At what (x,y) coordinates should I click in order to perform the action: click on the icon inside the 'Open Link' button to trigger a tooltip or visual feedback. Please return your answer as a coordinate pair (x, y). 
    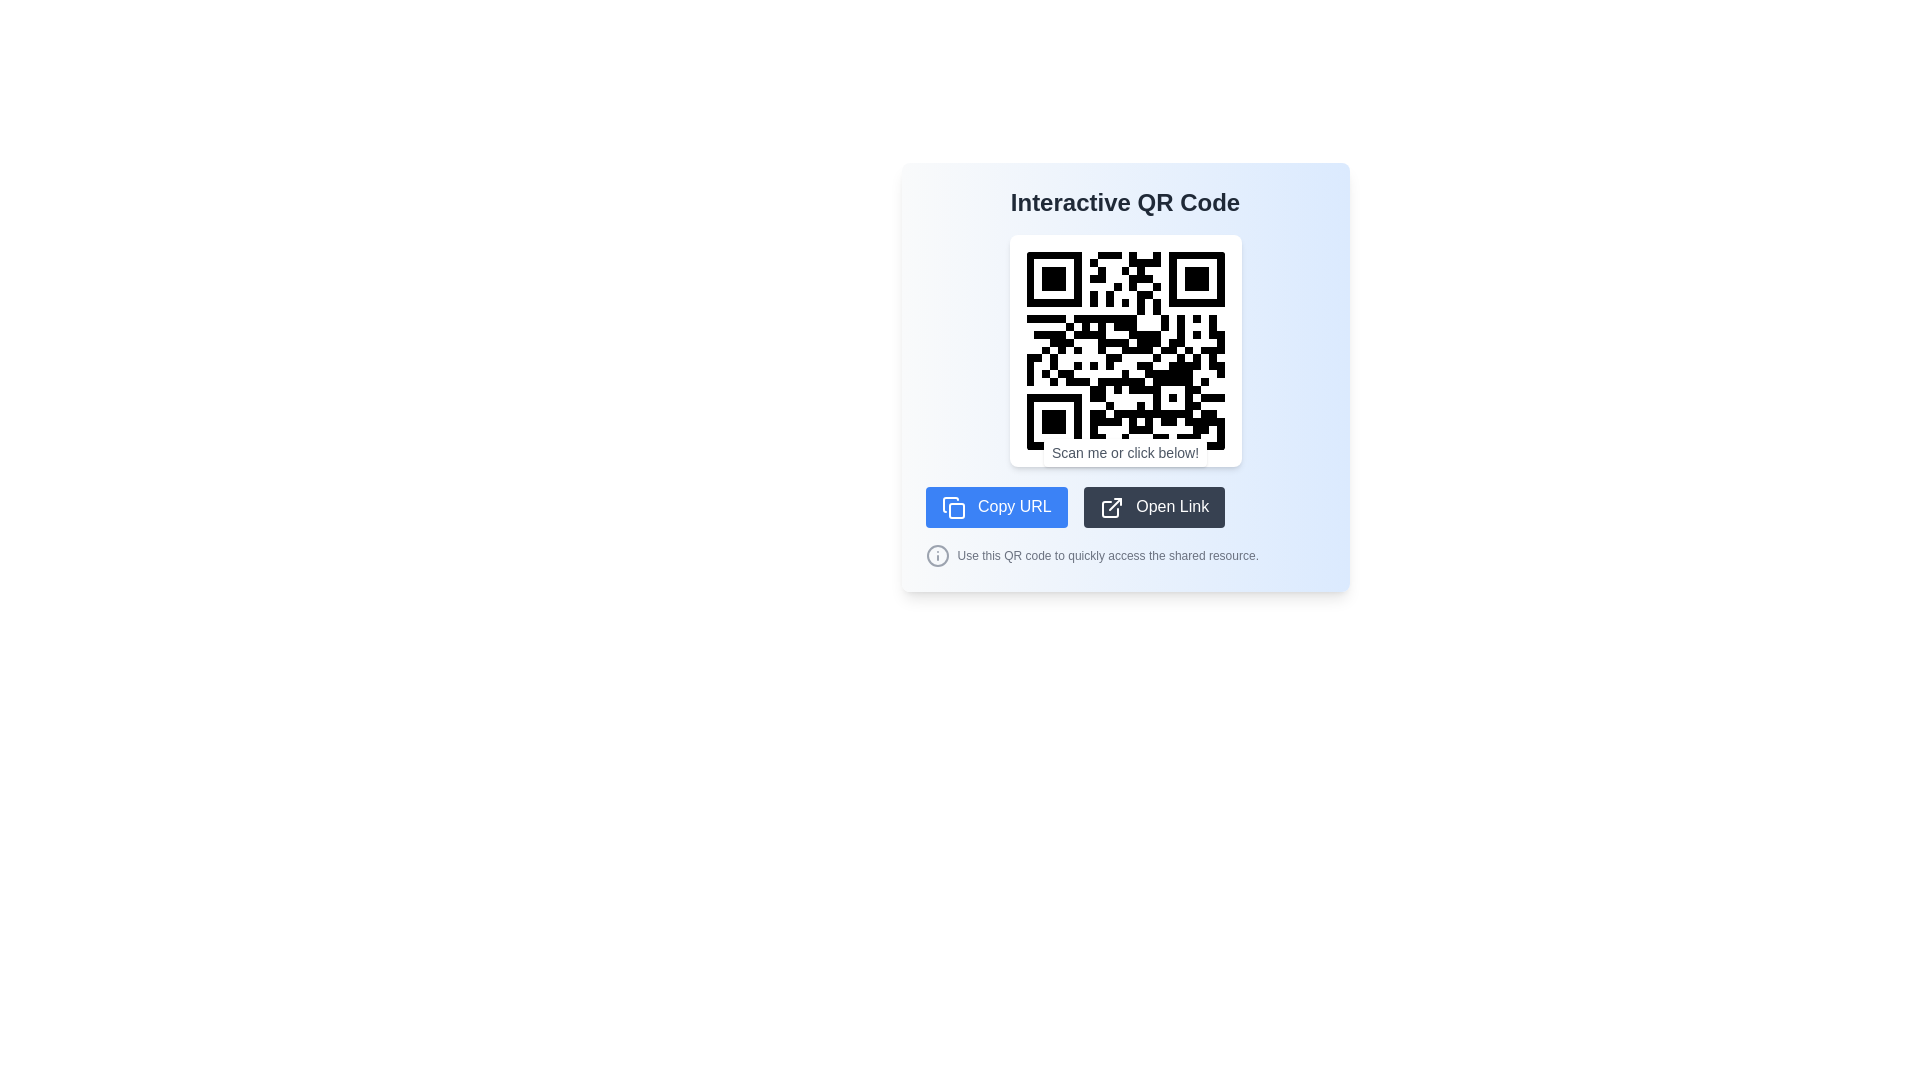
    Looking at the image, I should click on (1110, 506).